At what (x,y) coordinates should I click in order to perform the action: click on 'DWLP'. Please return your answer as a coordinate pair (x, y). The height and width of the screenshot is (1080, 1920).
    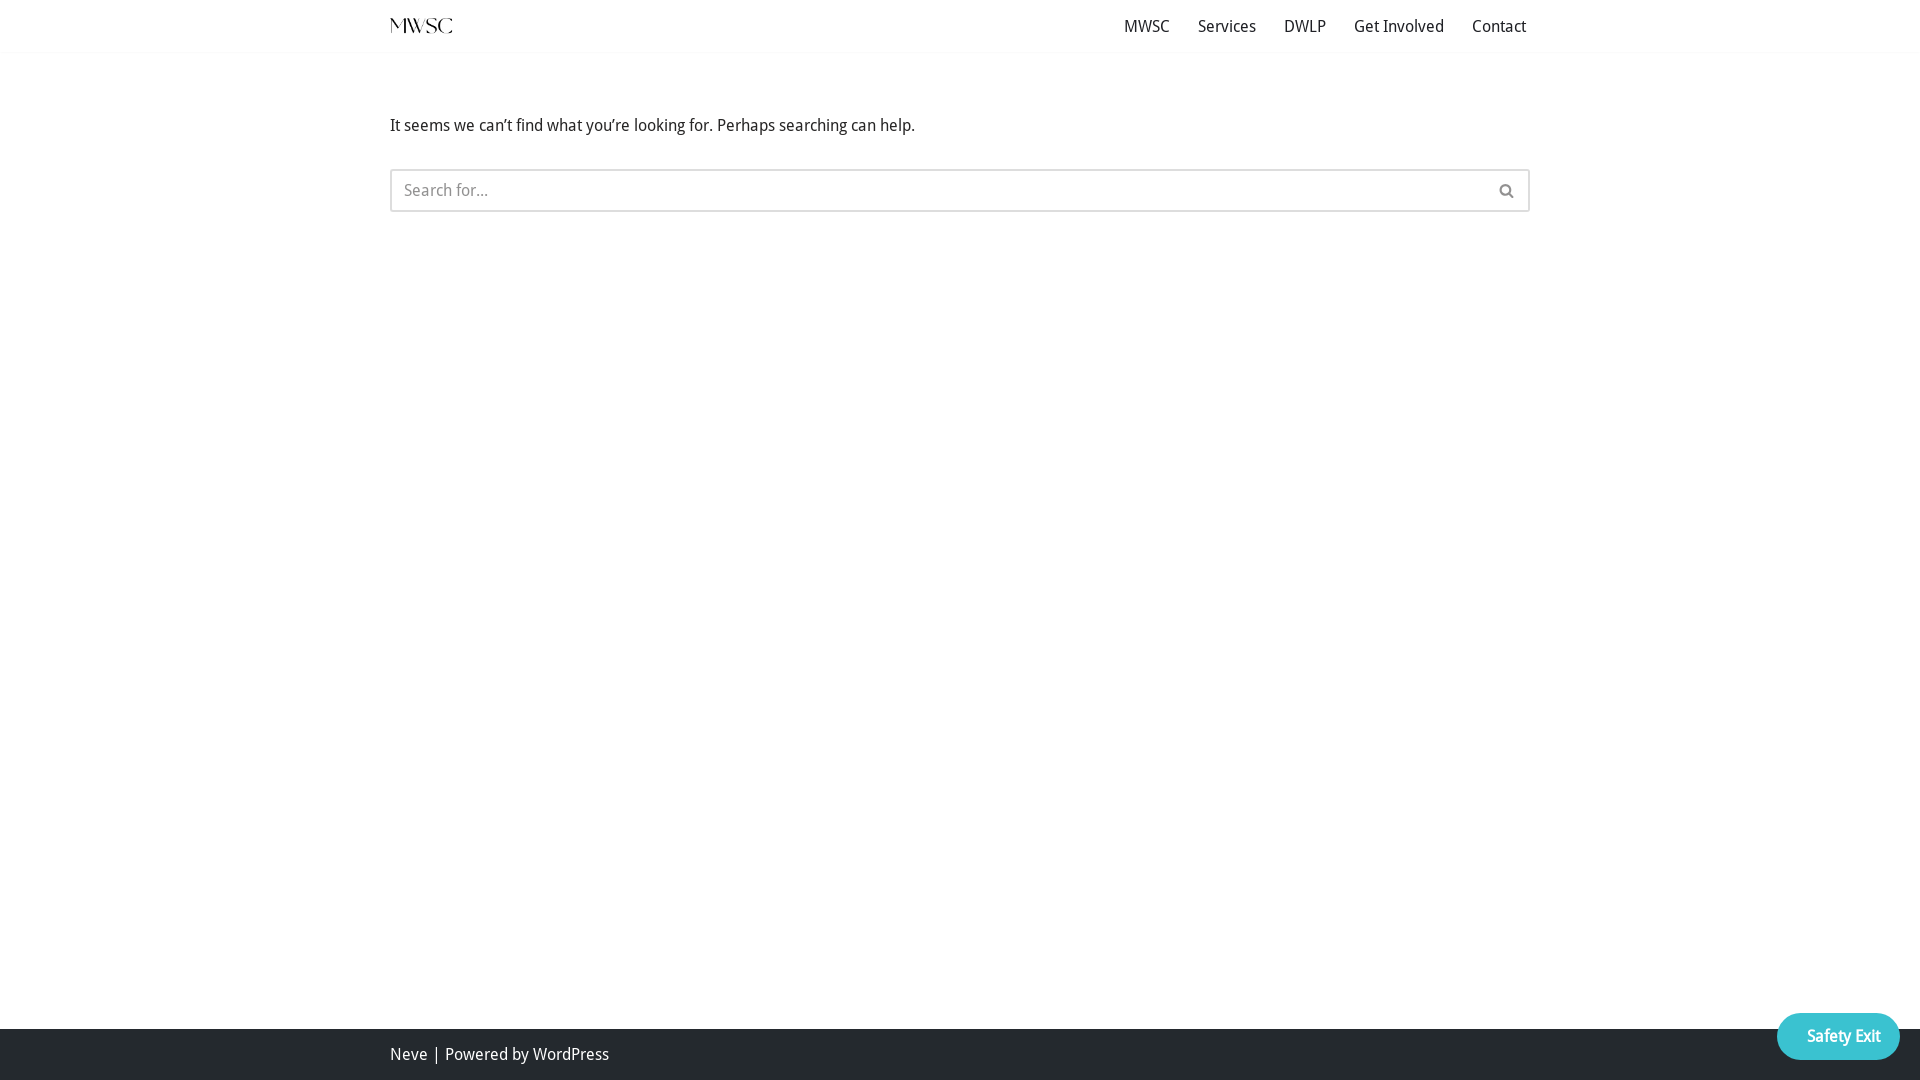
    Looking at the image, I should click on (1305, 26).